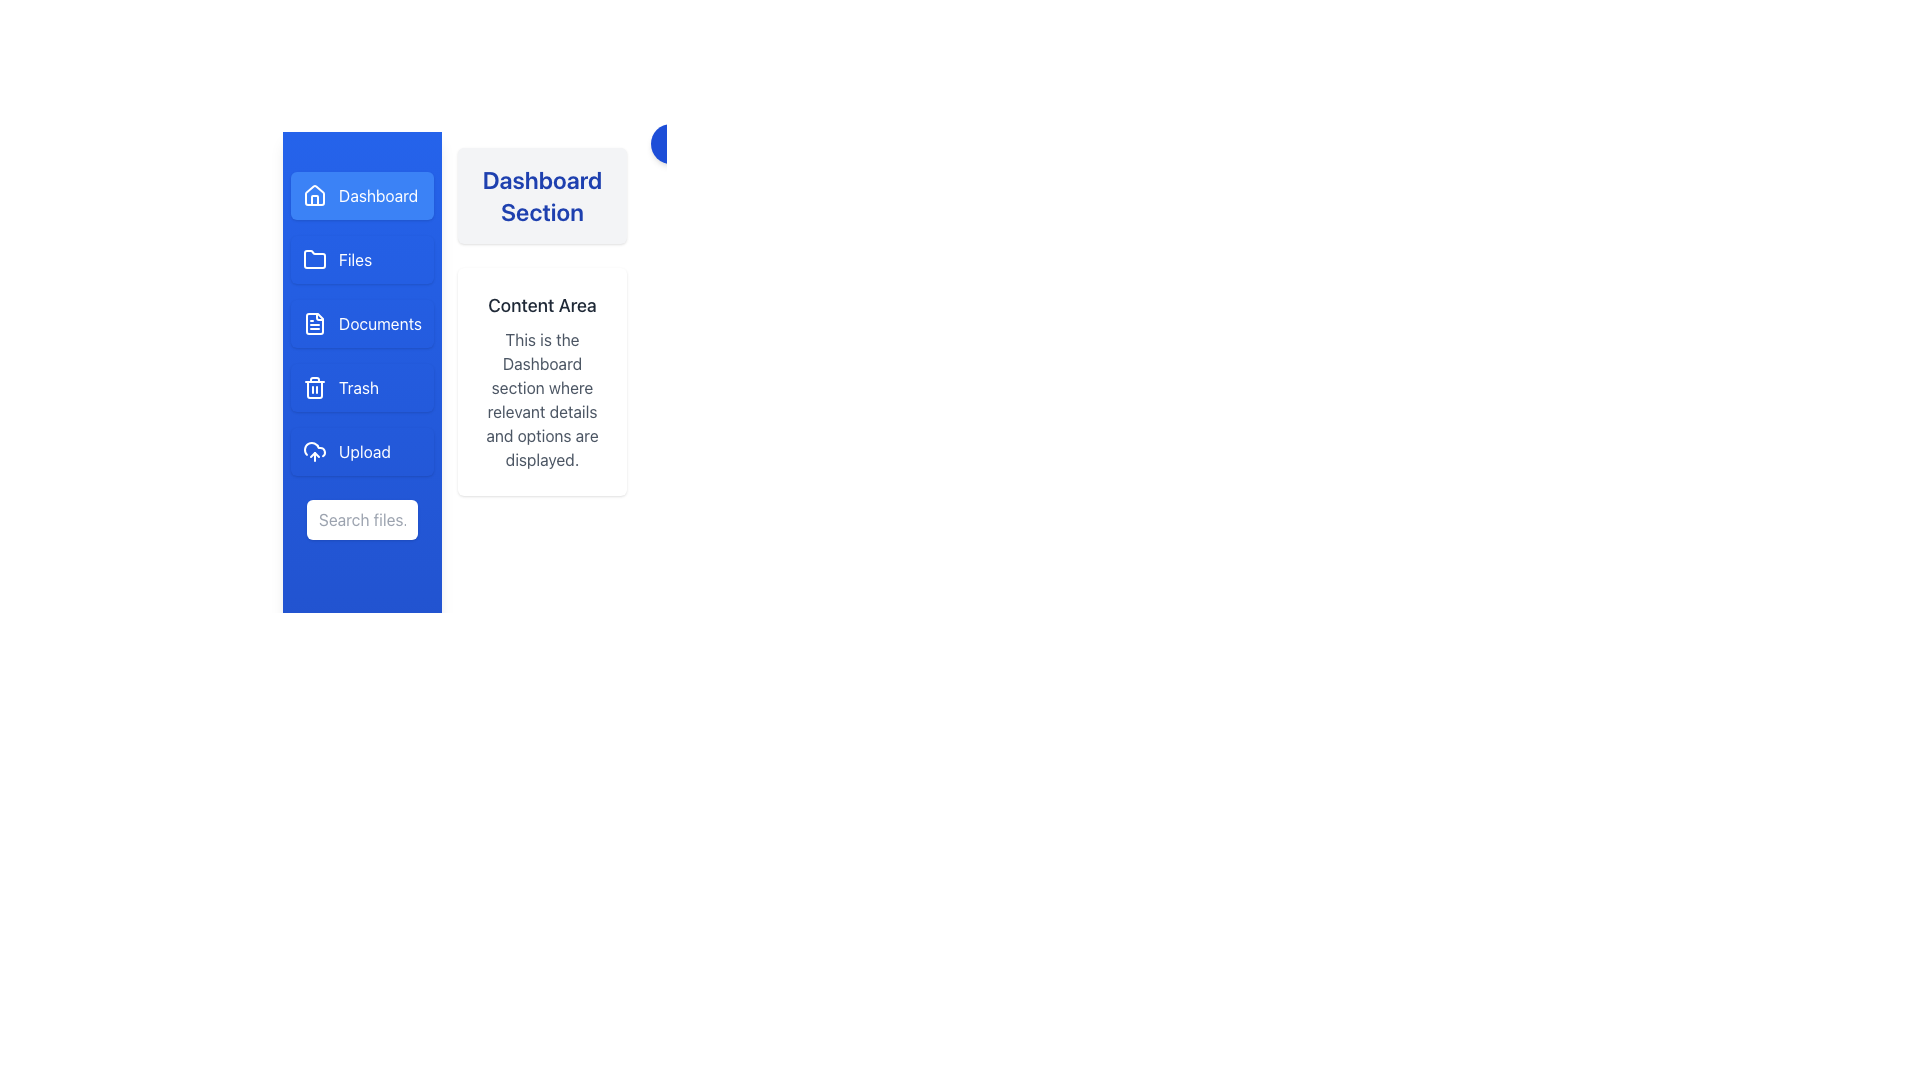 This screenshot has width=1920, height=1080. Describe the element at coordinates (542, 400) in the screenshot. I see `the descriptive text block that reads 'This is the Dashboard section where relevant details and options are displayed.' located in the 'Content Area' card` at that location.